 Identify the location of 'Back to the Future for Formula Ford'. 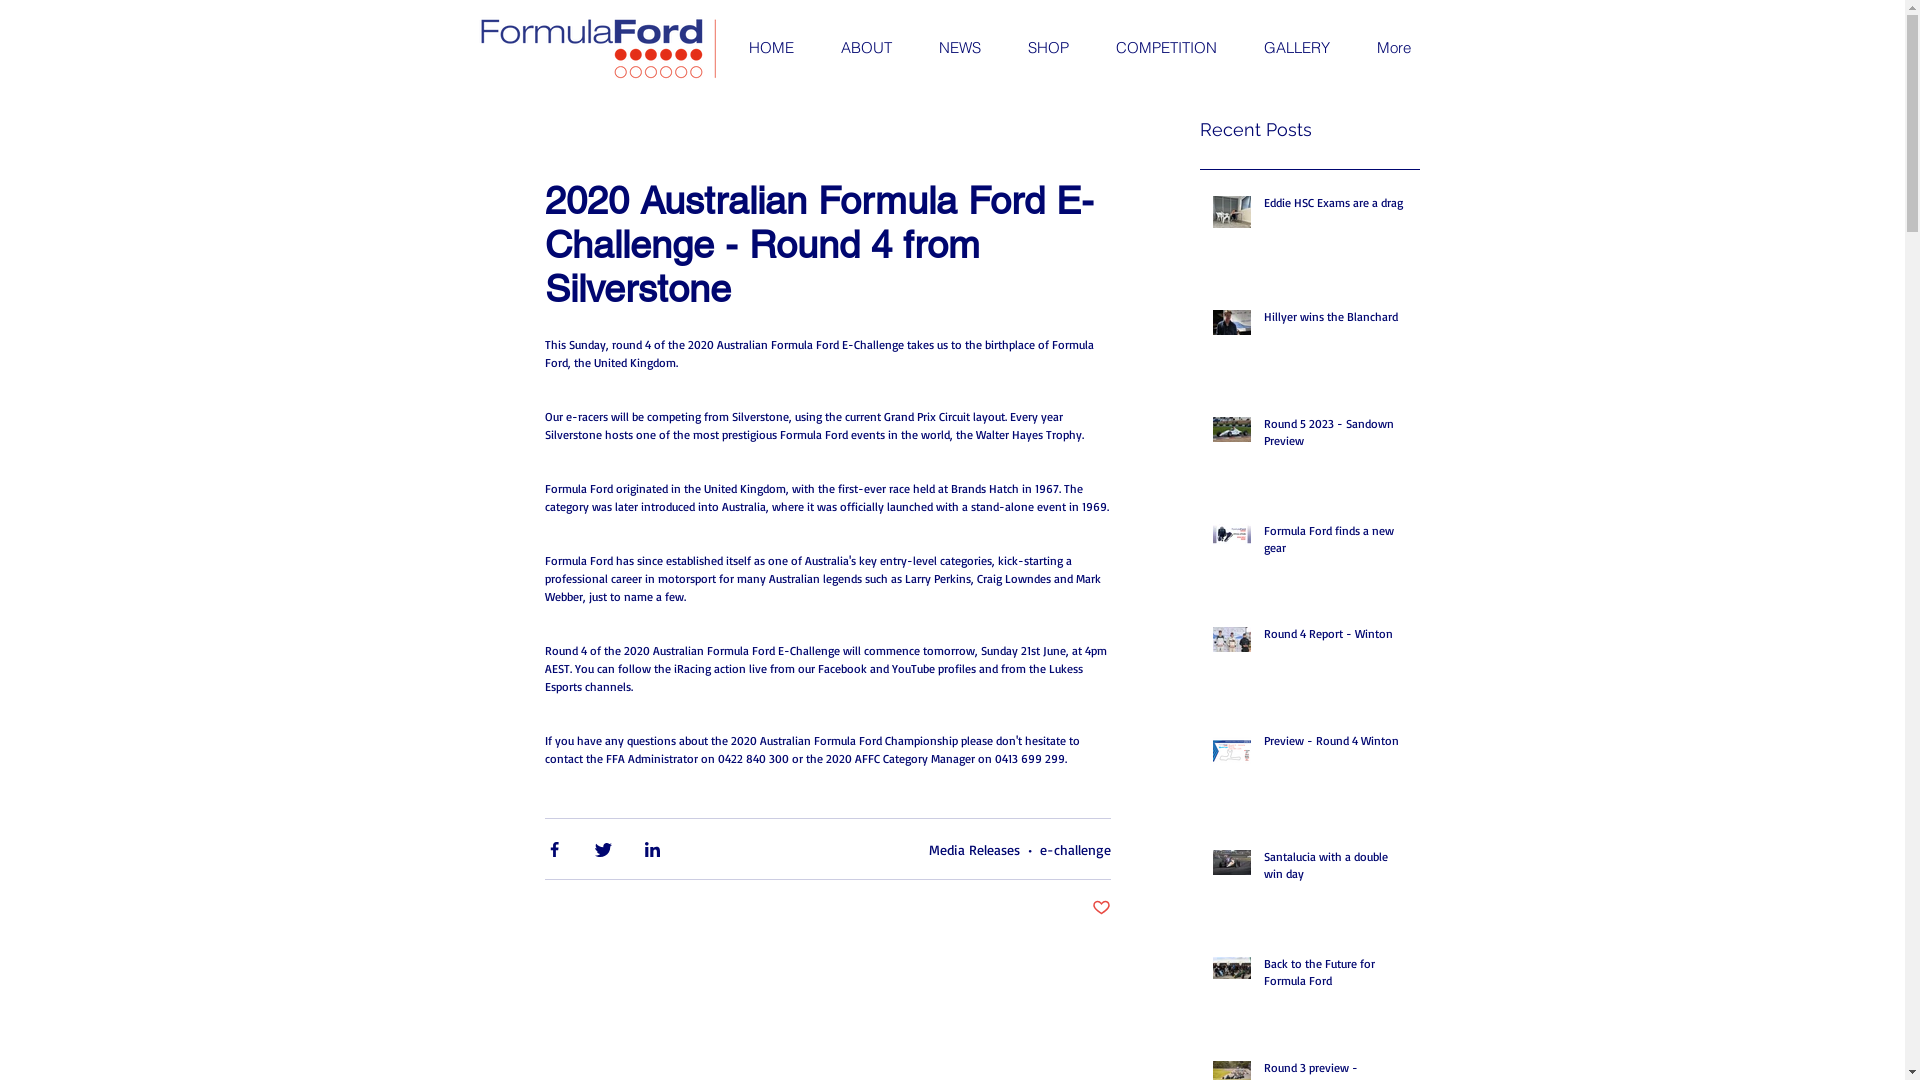
(1335, 975).